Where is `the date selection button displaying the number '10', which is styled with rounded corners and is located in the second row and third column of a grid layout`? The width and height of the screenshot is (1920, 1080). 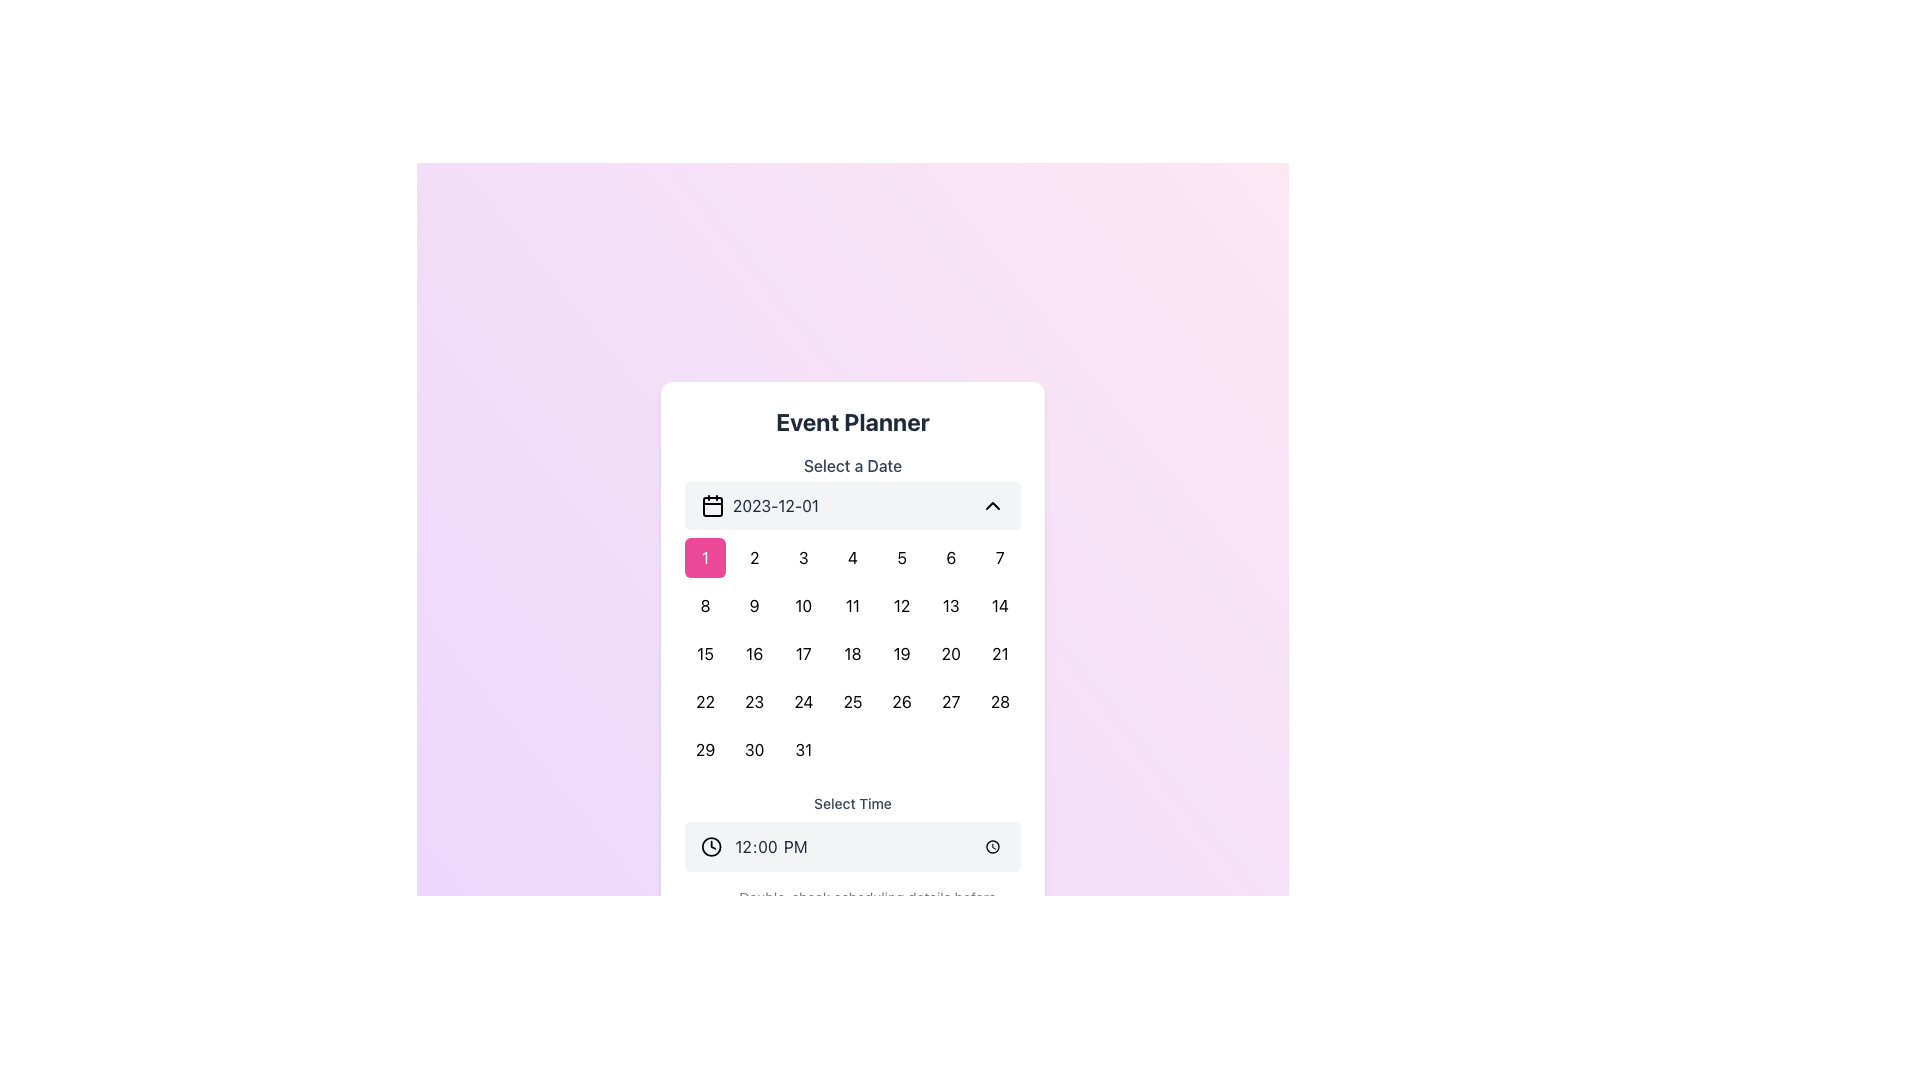 the date selection button displaying the number '10', which is styled with rounded corners and is located in the second row and third column of a grid layout is located at coordinates (803, 604).